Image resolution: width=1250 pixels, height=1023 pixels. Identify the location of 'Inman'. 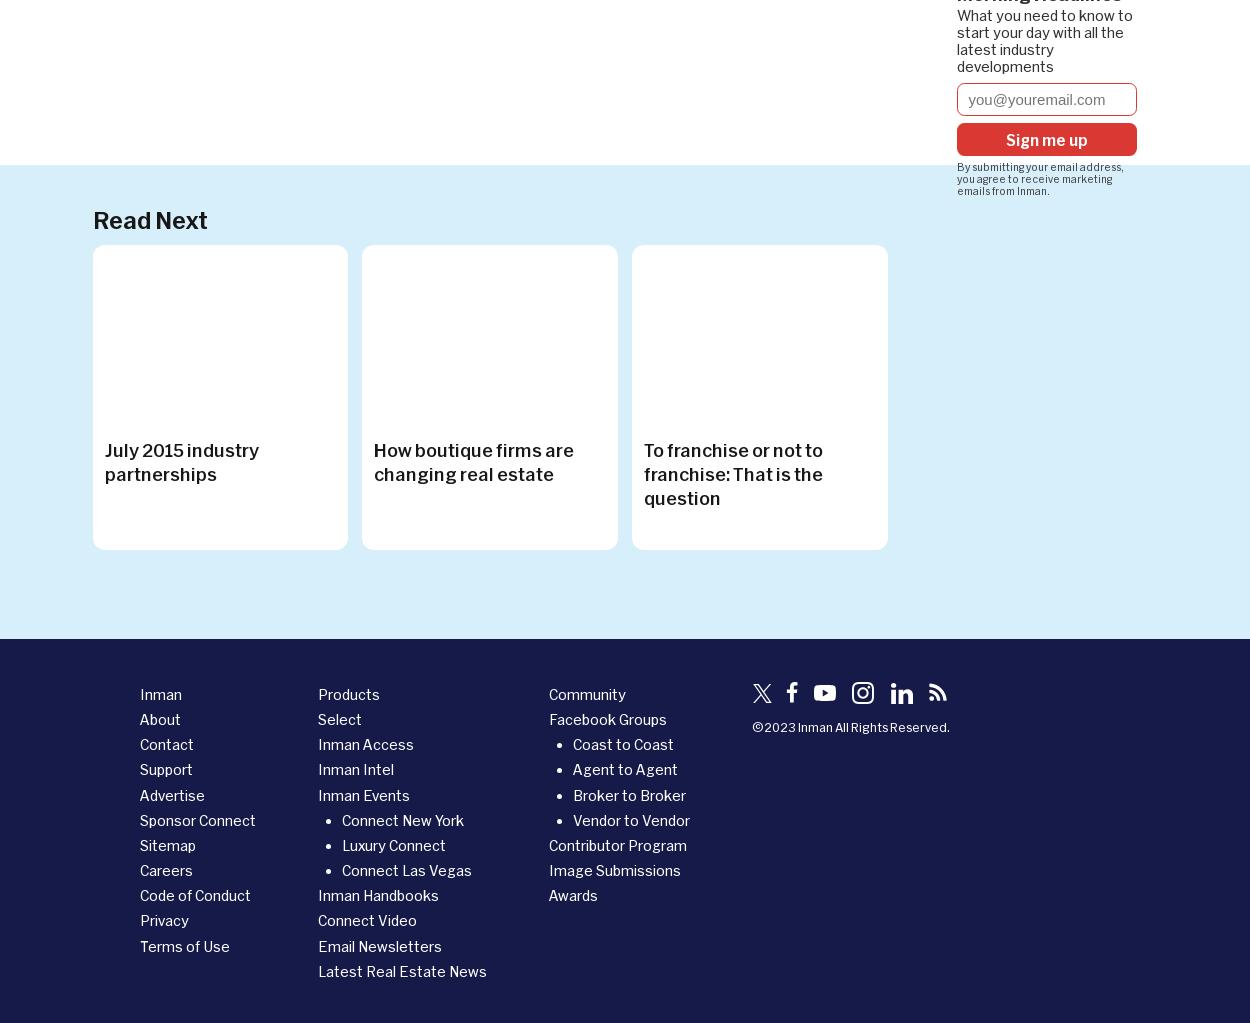
(140, 692).